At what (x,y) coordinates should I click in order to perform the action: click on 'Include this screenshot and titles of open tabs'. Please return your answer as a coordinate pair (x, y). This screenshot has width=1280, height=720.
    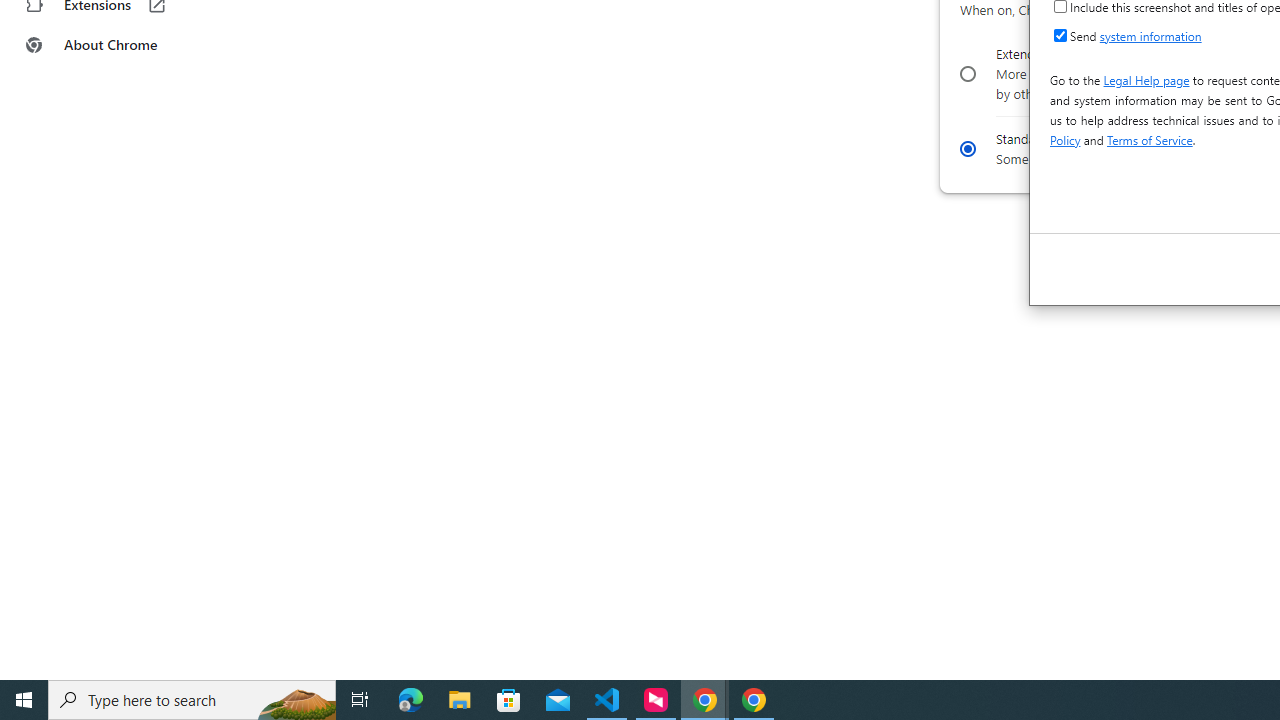
    Looking at the image, I should click on (1059, 6).